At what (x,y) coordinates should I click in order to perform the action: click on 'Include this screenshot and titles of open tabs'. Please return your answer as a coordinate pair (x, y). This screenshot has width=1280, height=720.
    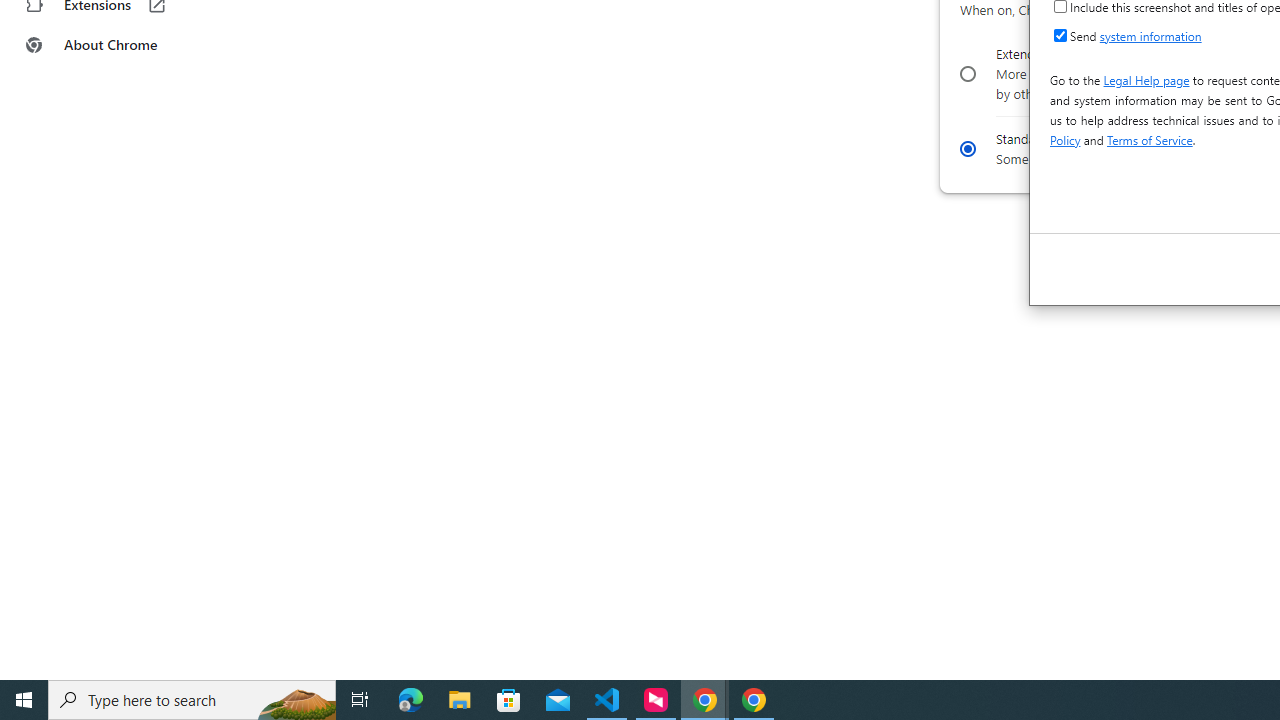
    Looking at the image, I should click on (1059, 6).